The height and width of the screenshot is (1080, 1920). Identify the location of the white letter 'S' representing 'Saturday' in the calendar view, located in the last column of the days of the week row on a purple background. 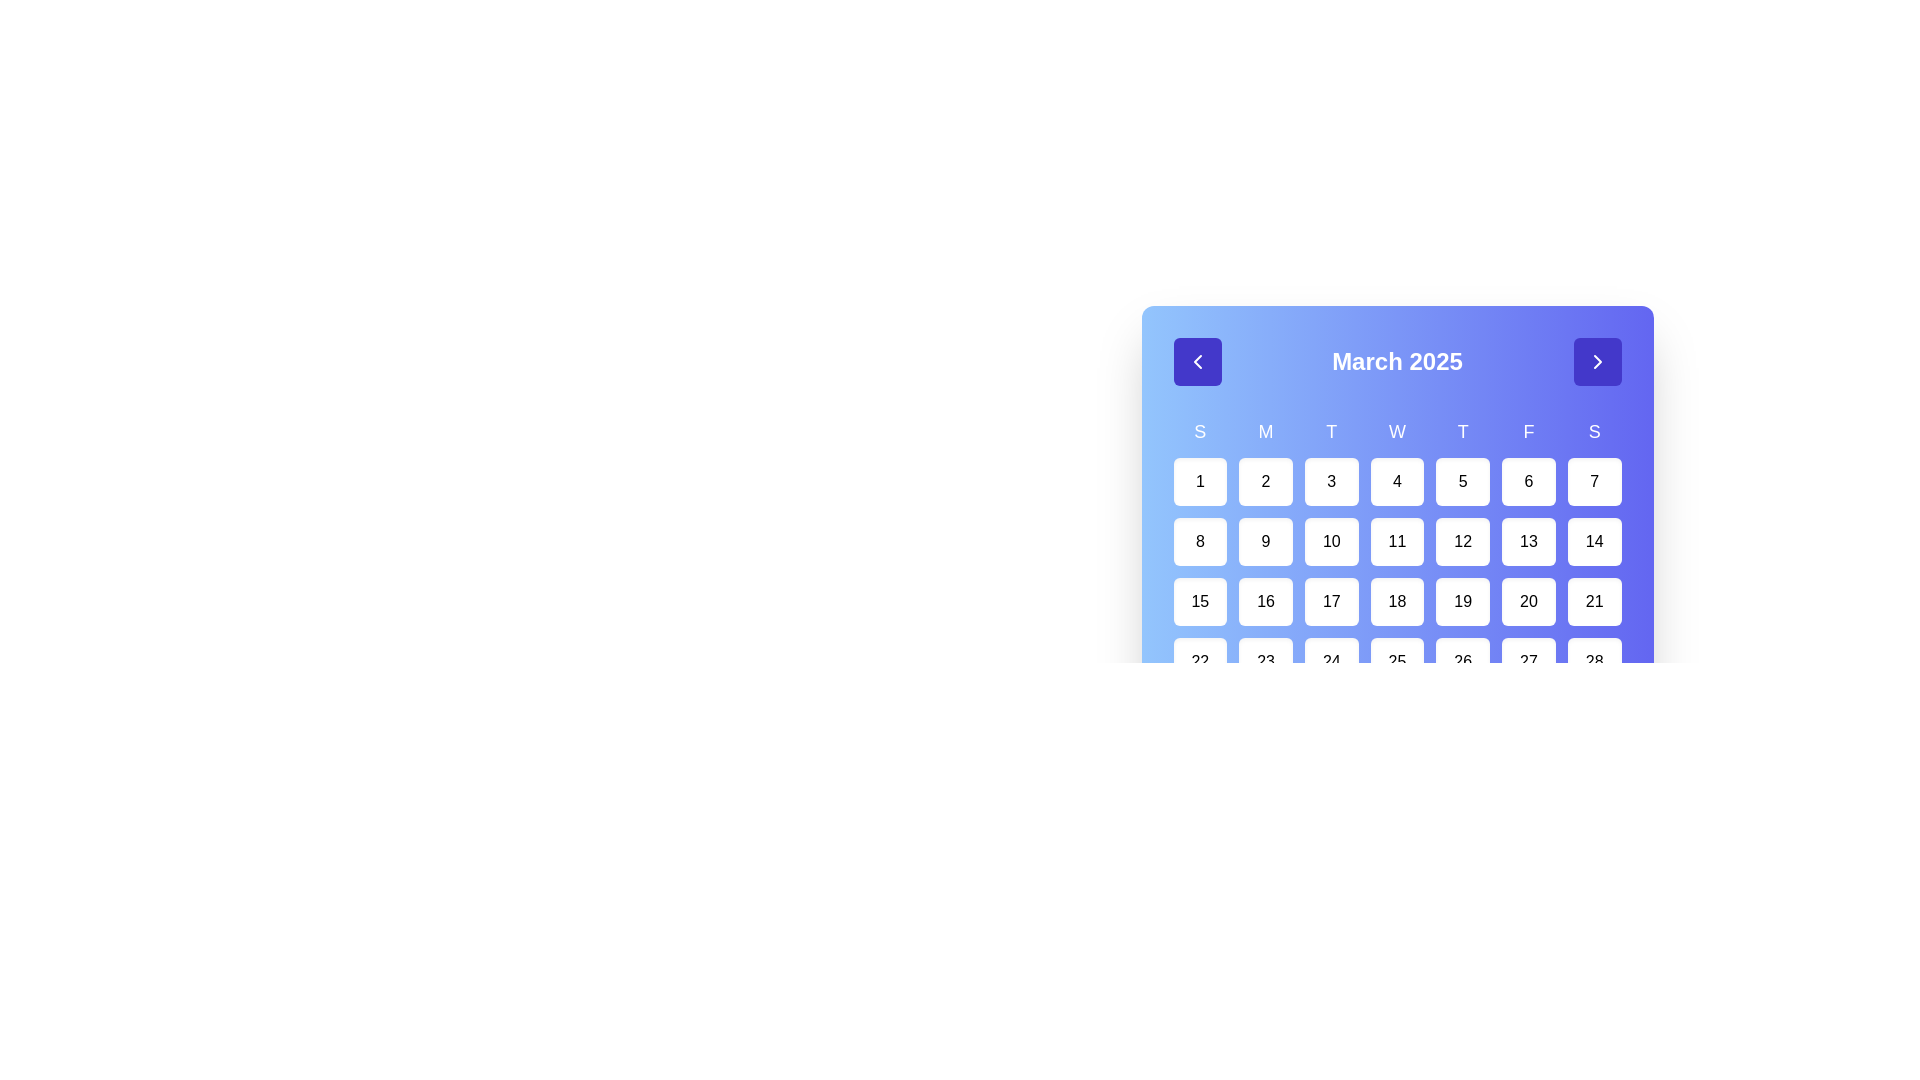
(1593, 431).